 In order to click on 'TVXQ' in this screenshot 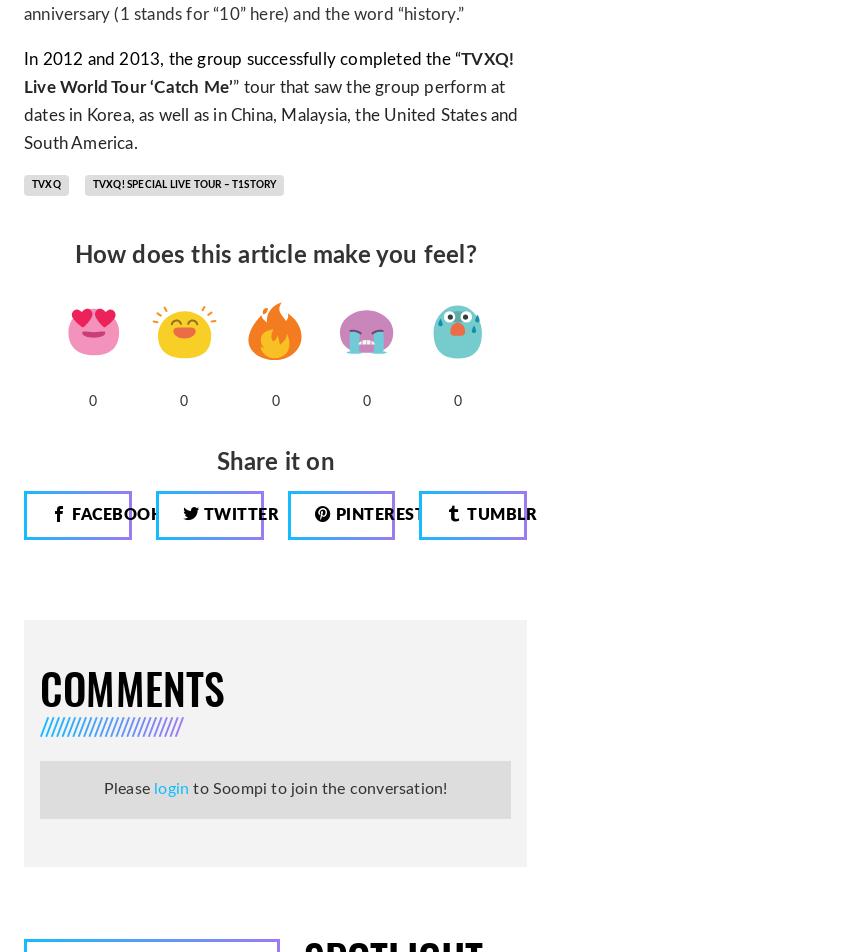, I will do `click(32, 184)`.